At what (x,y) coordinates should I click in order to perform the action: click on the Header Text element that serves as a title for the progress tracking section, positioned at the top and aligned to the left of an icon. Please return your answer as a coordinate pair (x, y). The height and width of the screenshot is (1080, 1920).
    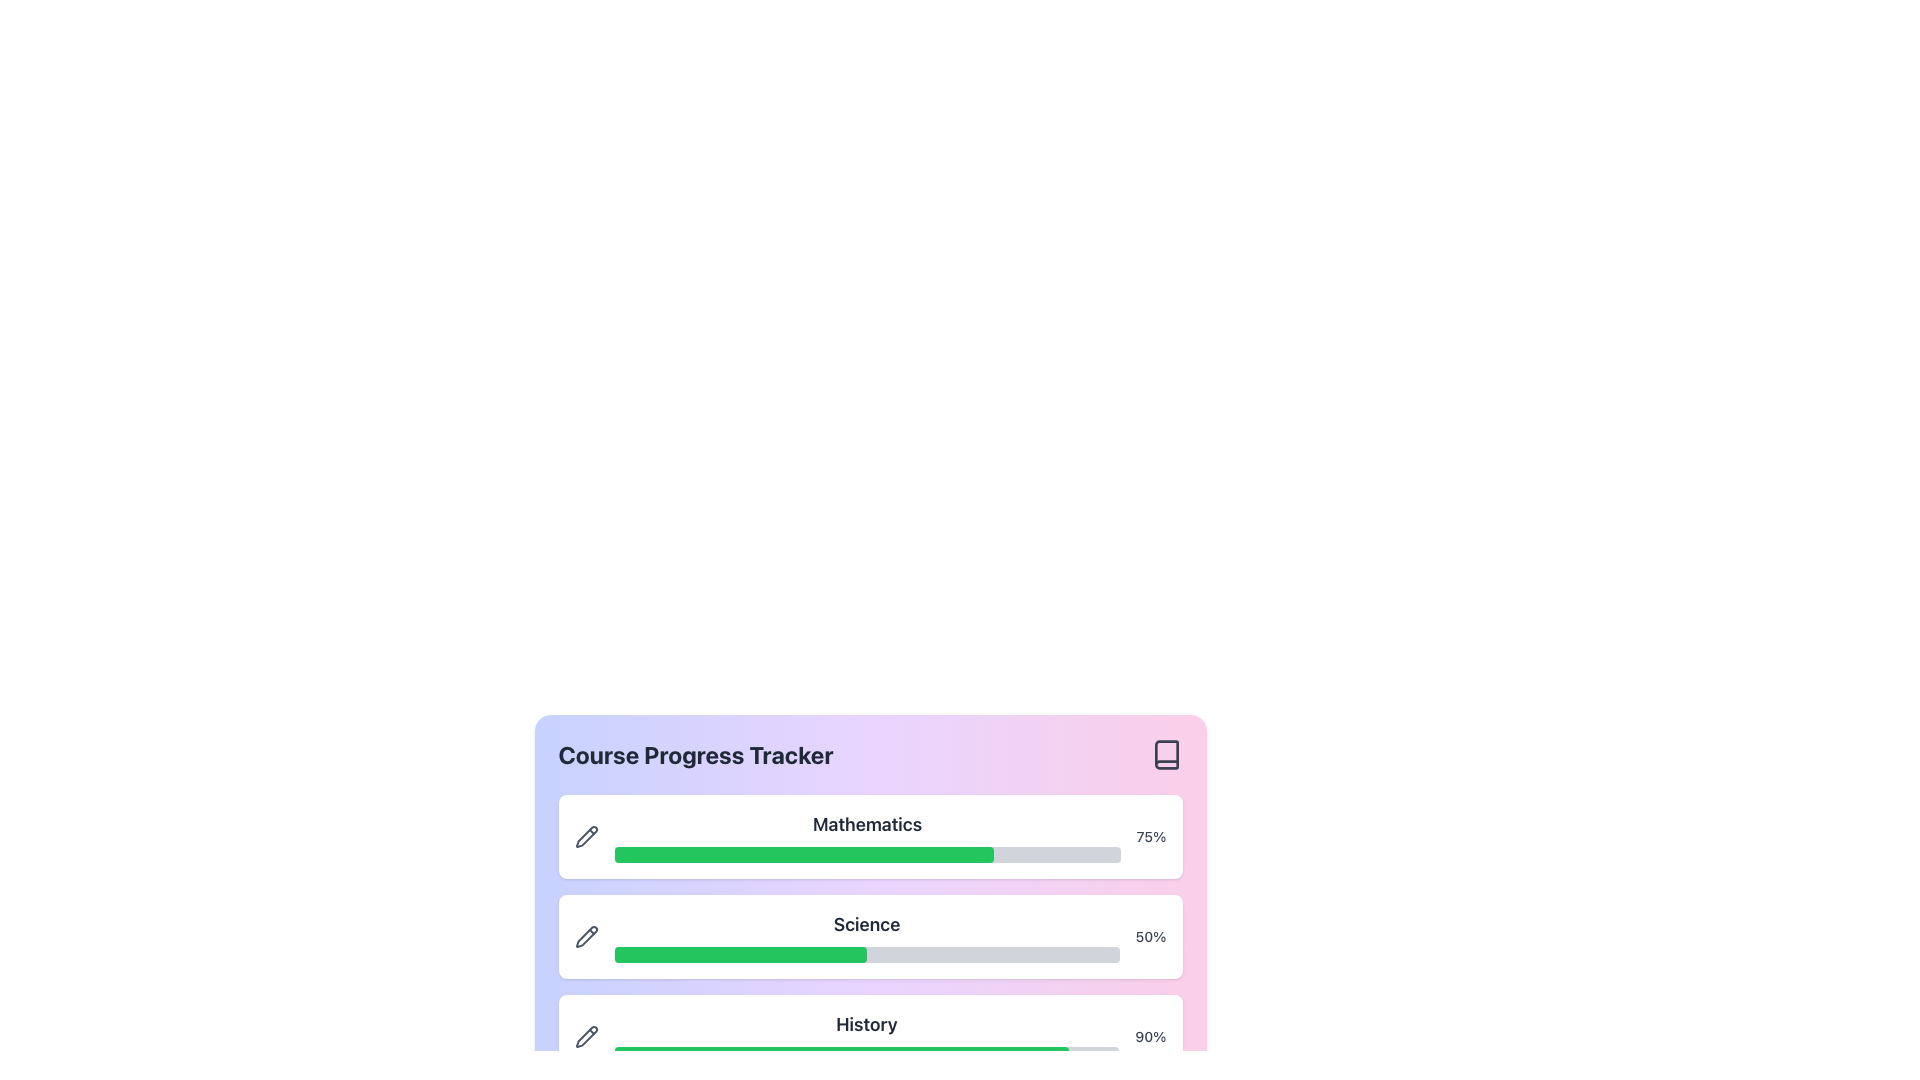
    Looking at the image, I should click on (696, 755).